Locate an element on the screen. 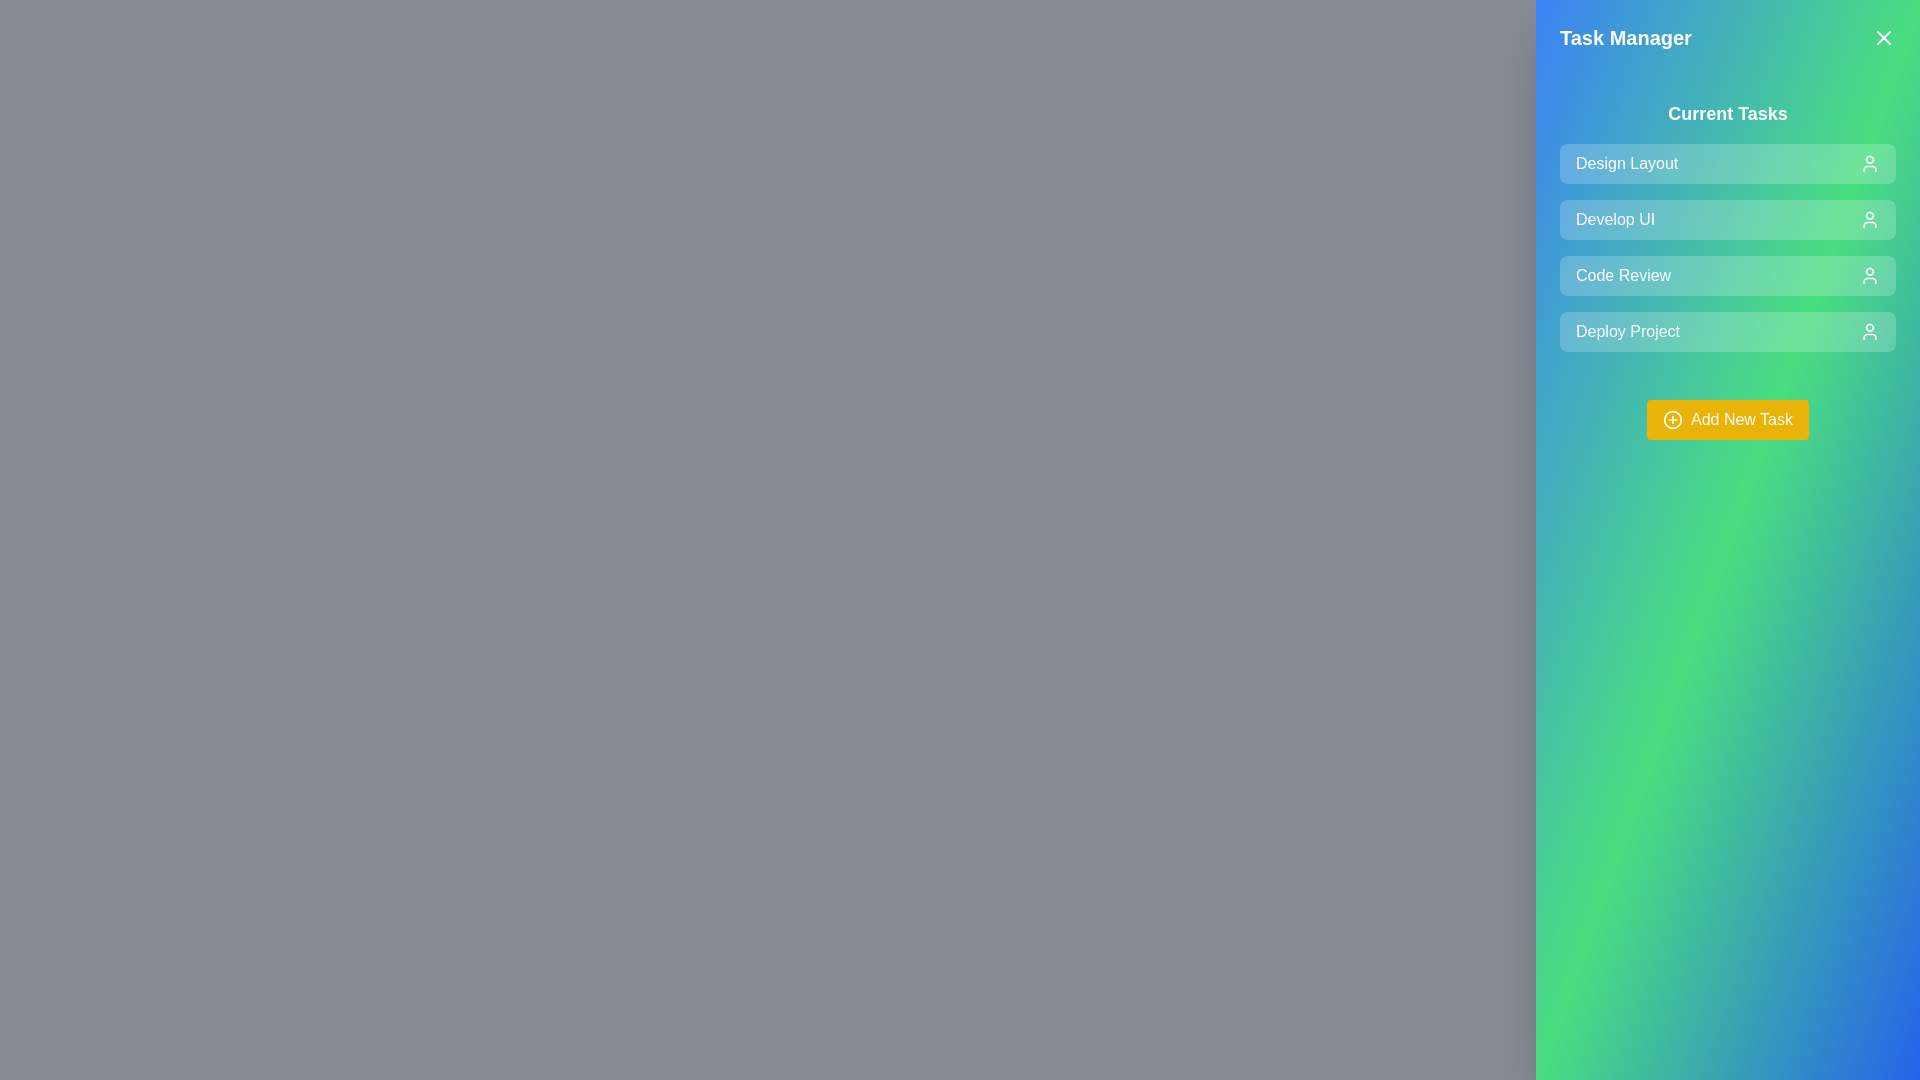 This screenshot has height=1080, width=1920. the user assignment icon located in the top-right corner of the 'Develop UI' card is located at coordinates (1869, 219).